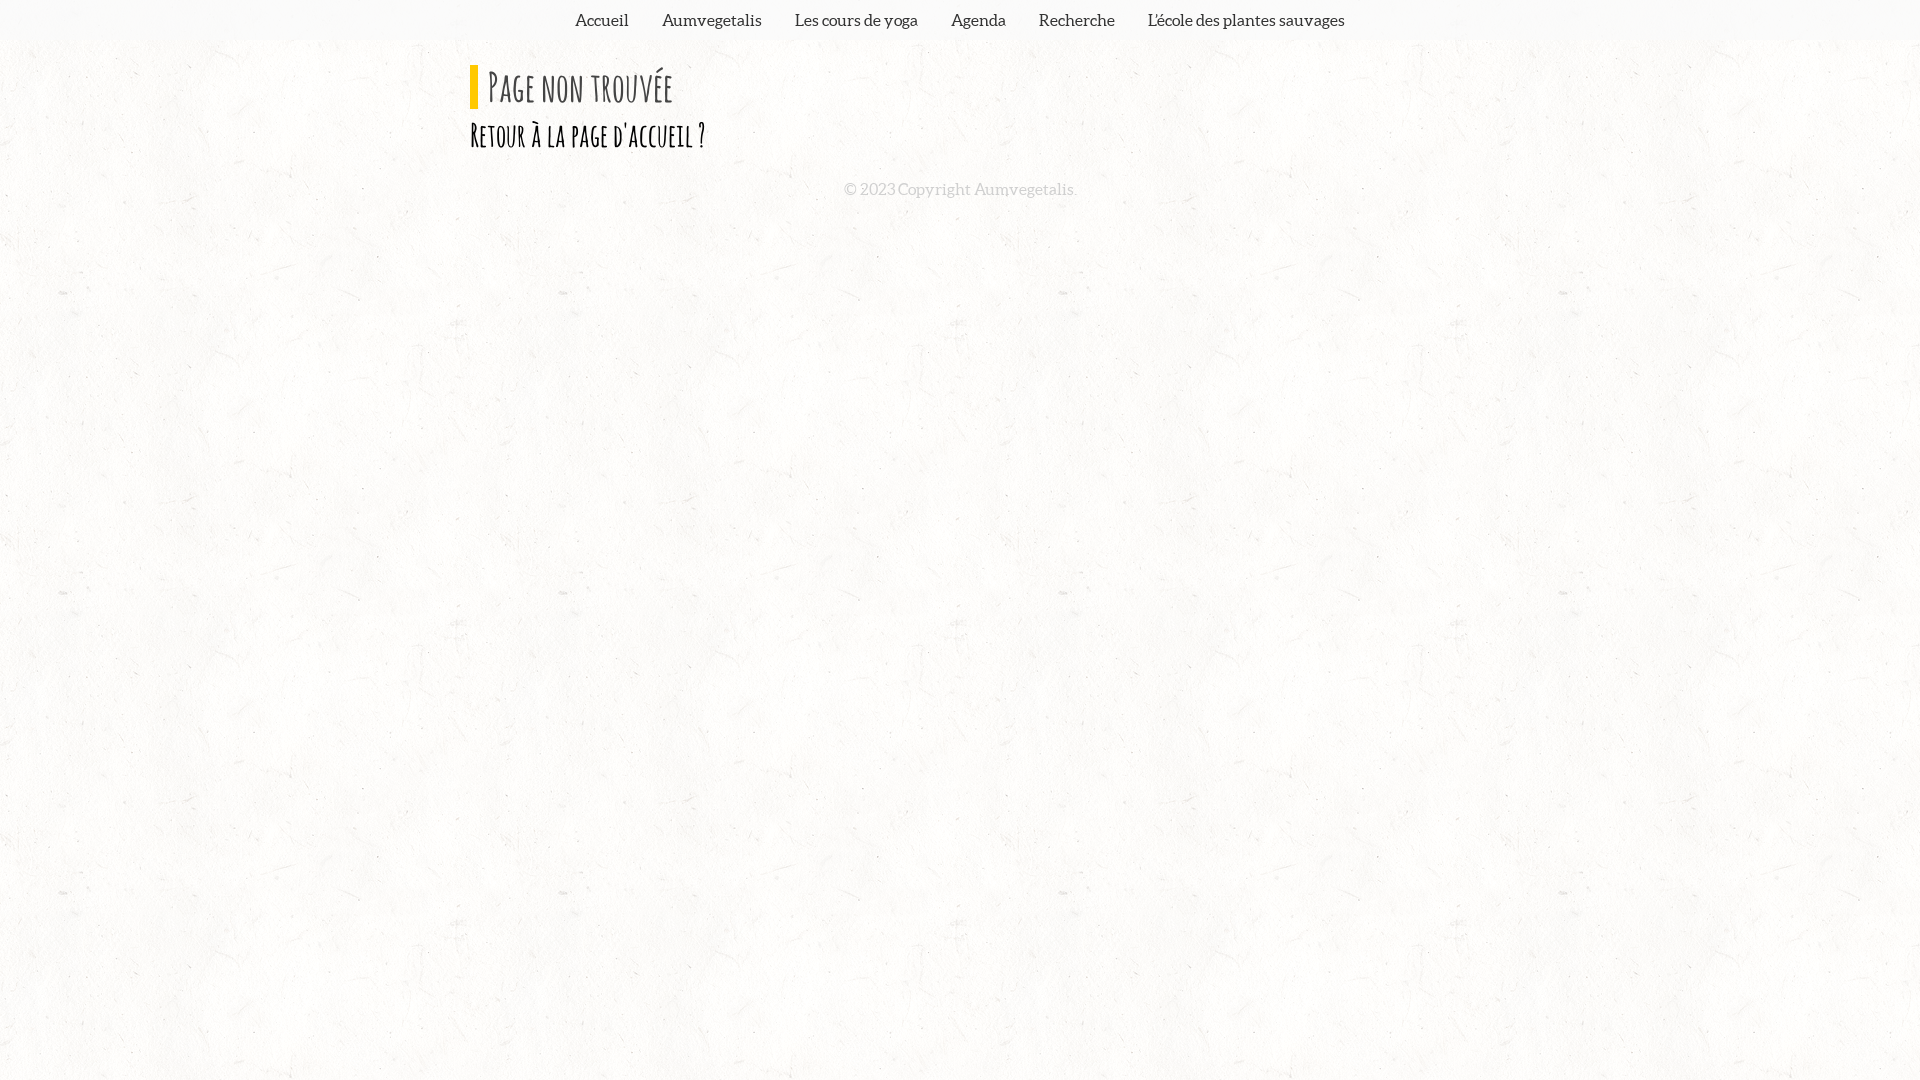  I want to click on 'Aumvegetalis', so click(711, 19).